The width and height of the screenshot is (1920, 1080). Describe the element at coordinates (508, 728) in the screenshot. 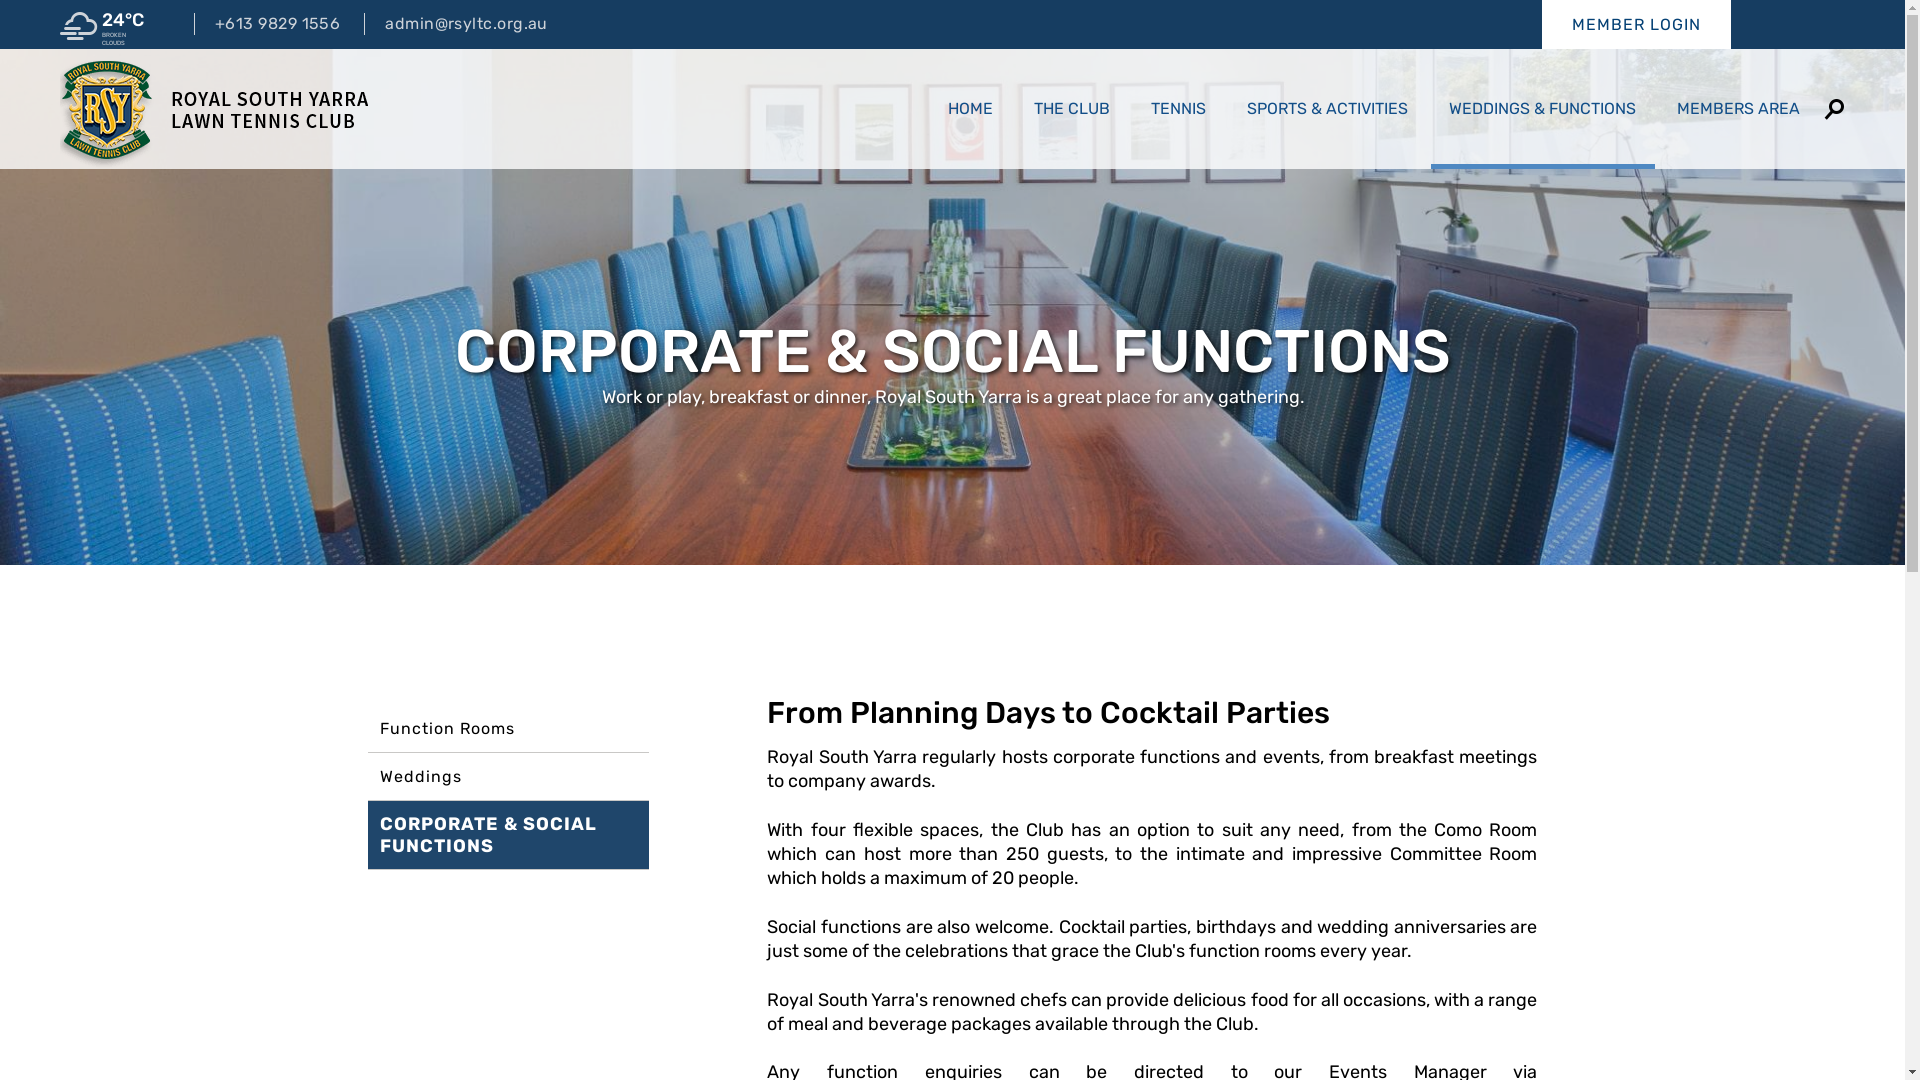

I see `'Function Rooms'` at that location.